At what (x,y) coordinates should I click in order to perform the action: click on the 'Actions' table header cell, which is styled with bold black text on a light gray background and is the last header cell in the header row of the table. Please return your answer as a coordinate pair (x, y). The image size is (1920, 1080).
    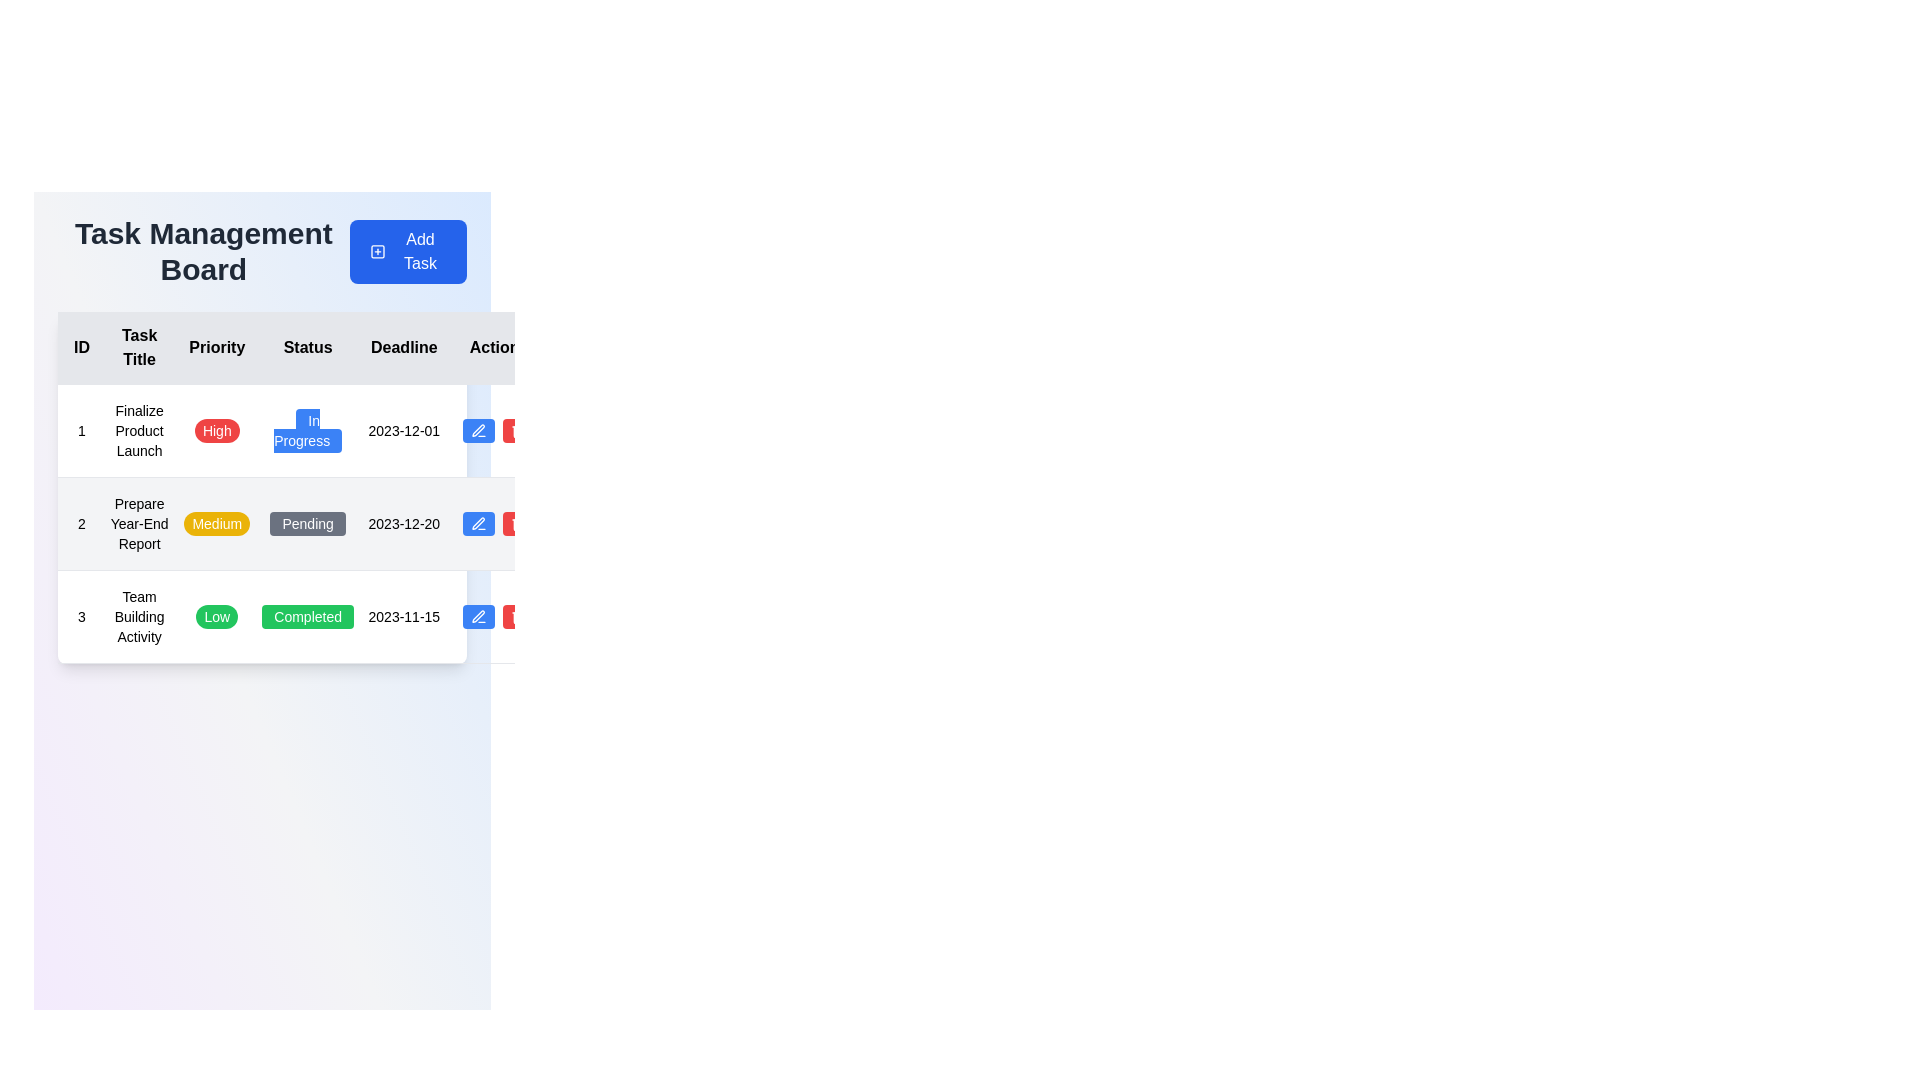
    Looking at the image, I should click on (499, 347).